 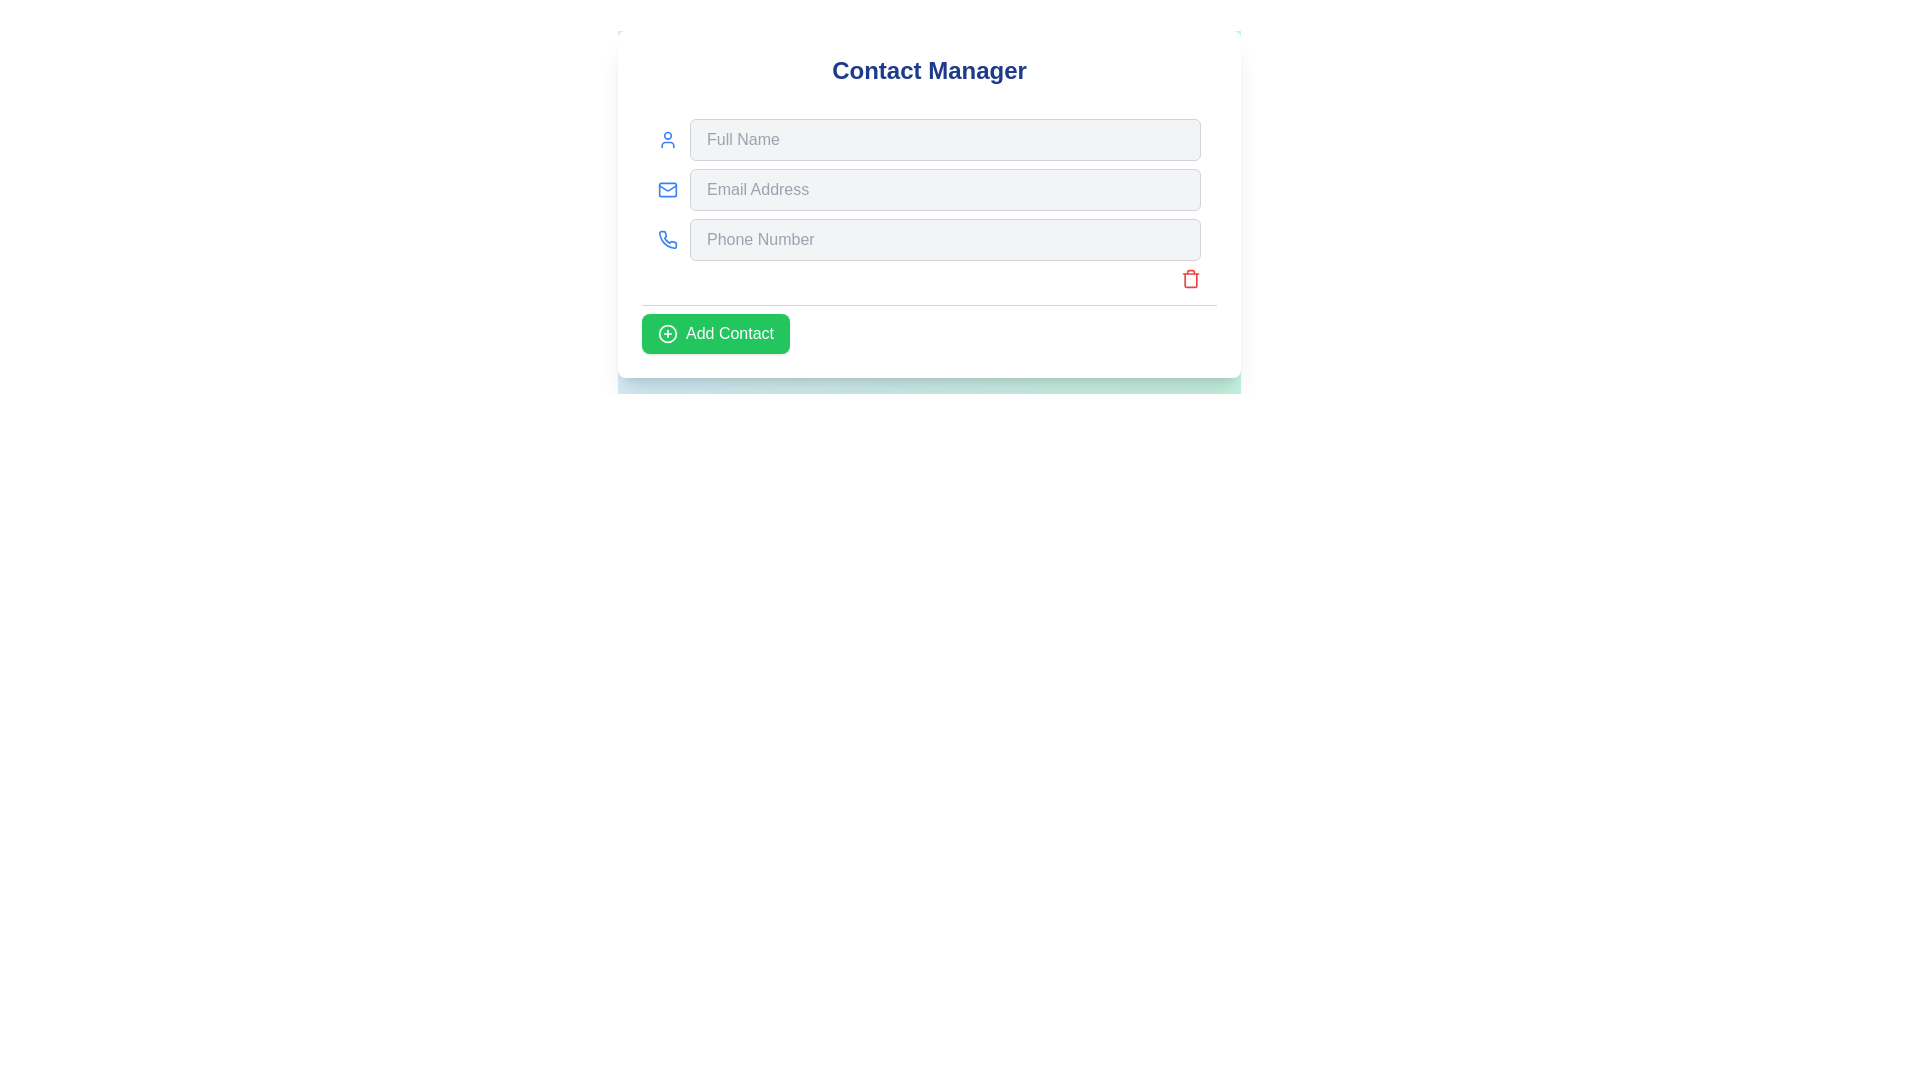 I want to click on the circular icon with a plus sign located at the center of the green 'Add Contact' button, so click(x=667, y=333).